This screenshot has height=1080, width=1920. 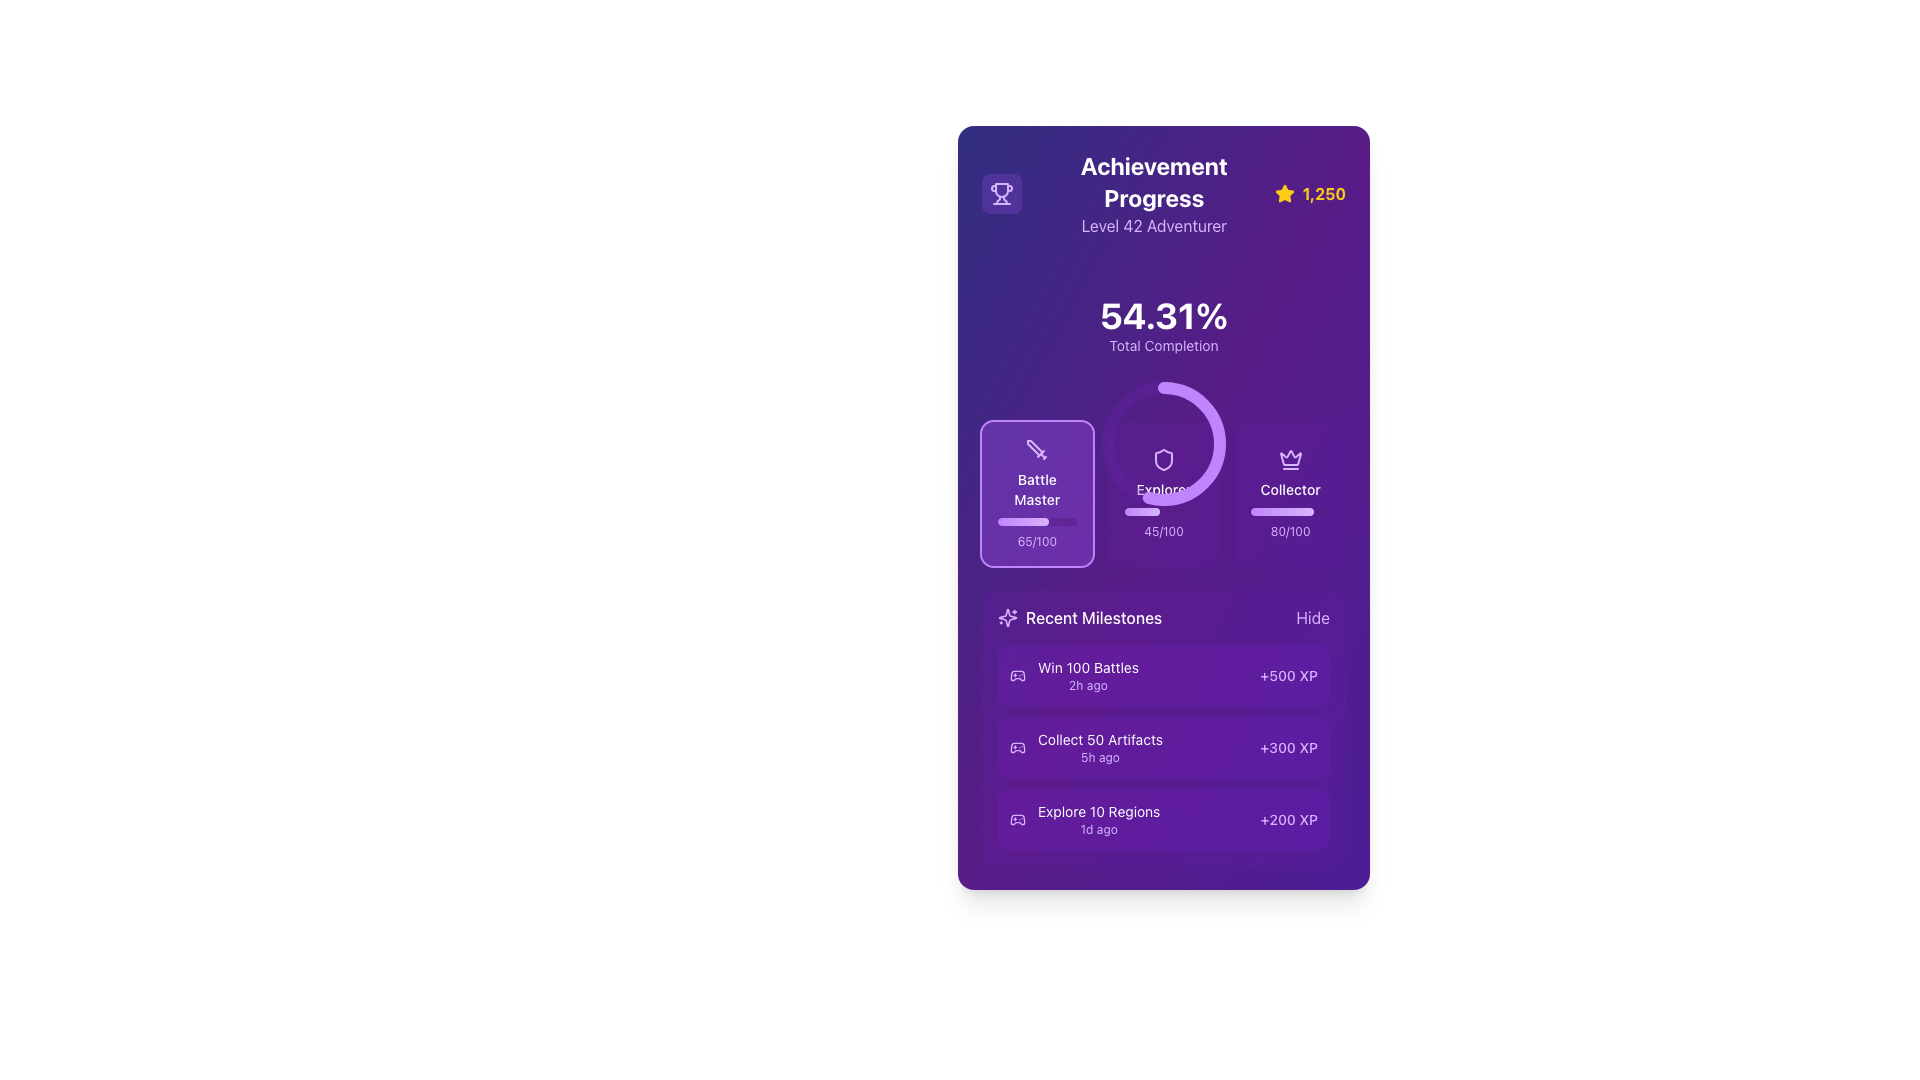 I want to click on the text element displaying '+300 XP' in the 'Recent Milestones' section, which is aligned to the right of the task 'Collect 50 Artifacts 5h ago', so click(x=1289, y=748).